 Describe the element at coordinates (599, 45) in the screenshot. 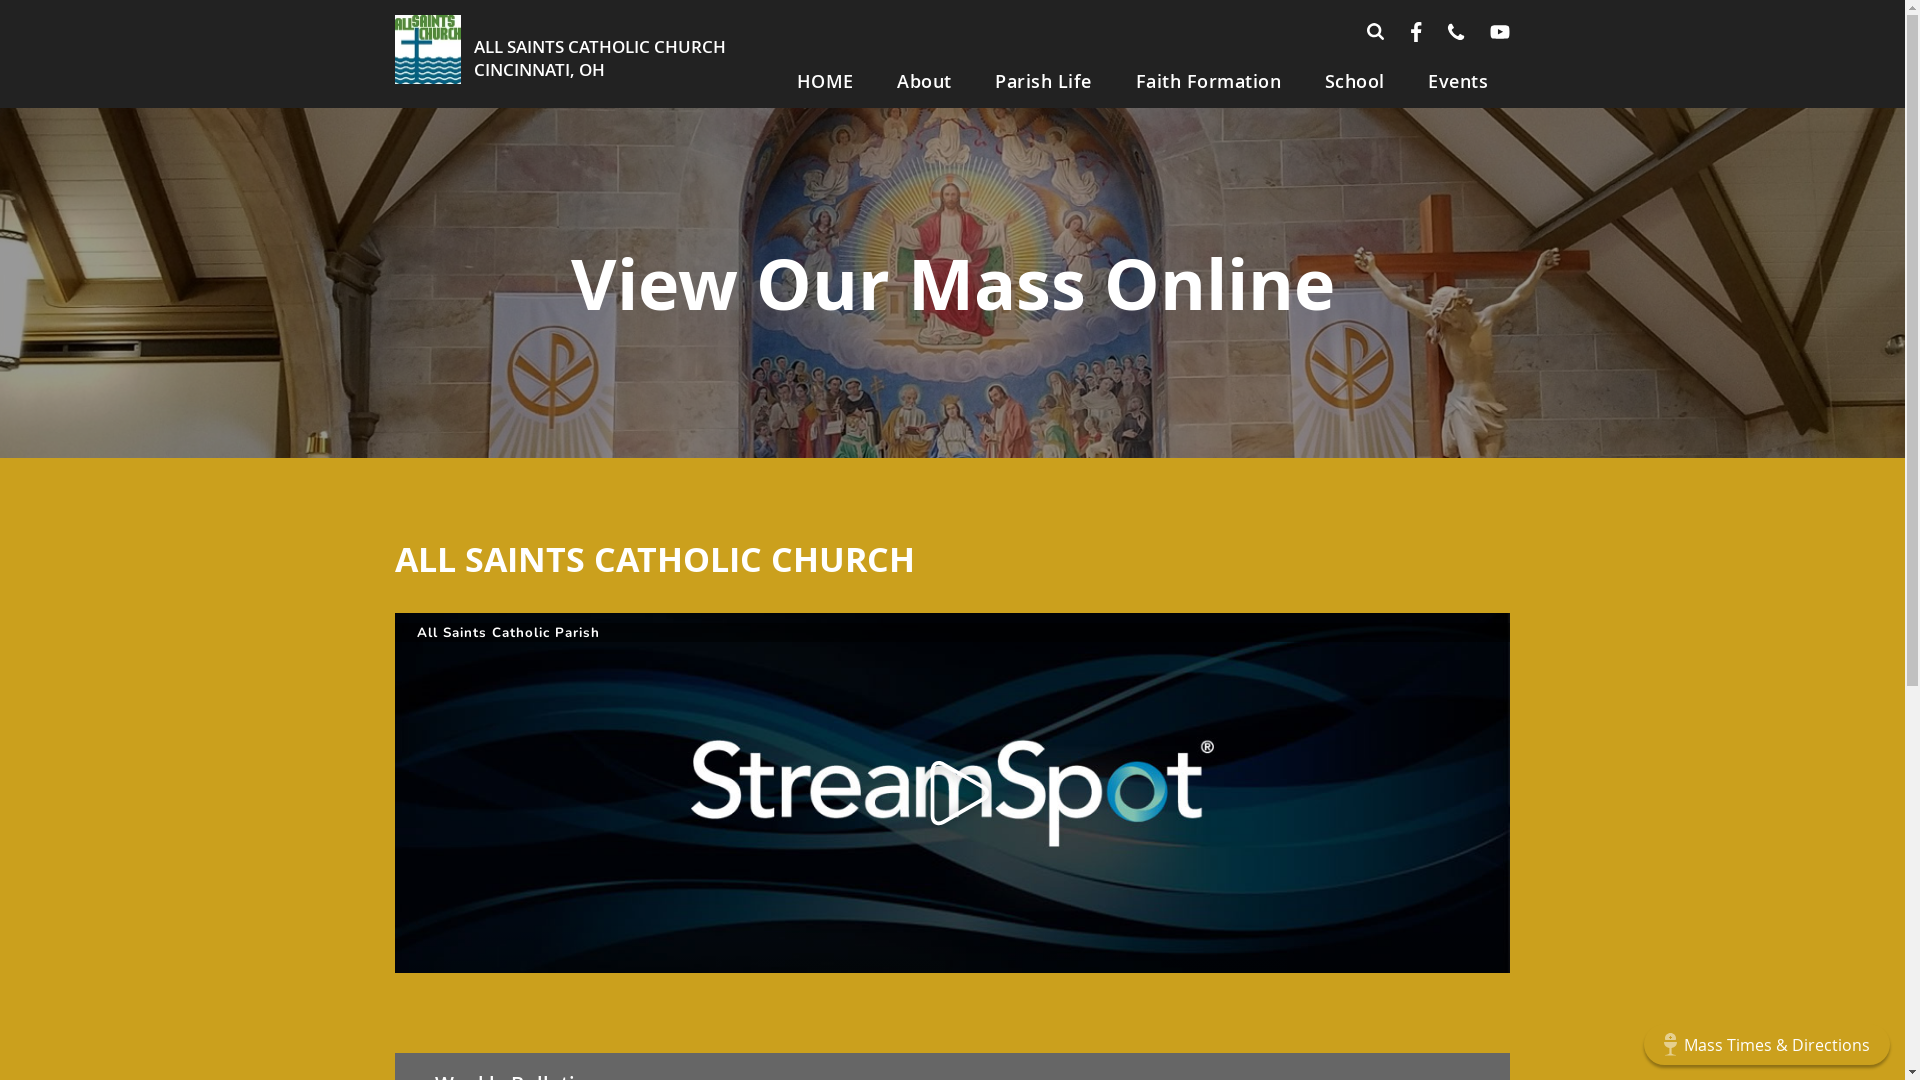

I see `'ALL SAINTS CATHOLIC CHURCH'` at that location.